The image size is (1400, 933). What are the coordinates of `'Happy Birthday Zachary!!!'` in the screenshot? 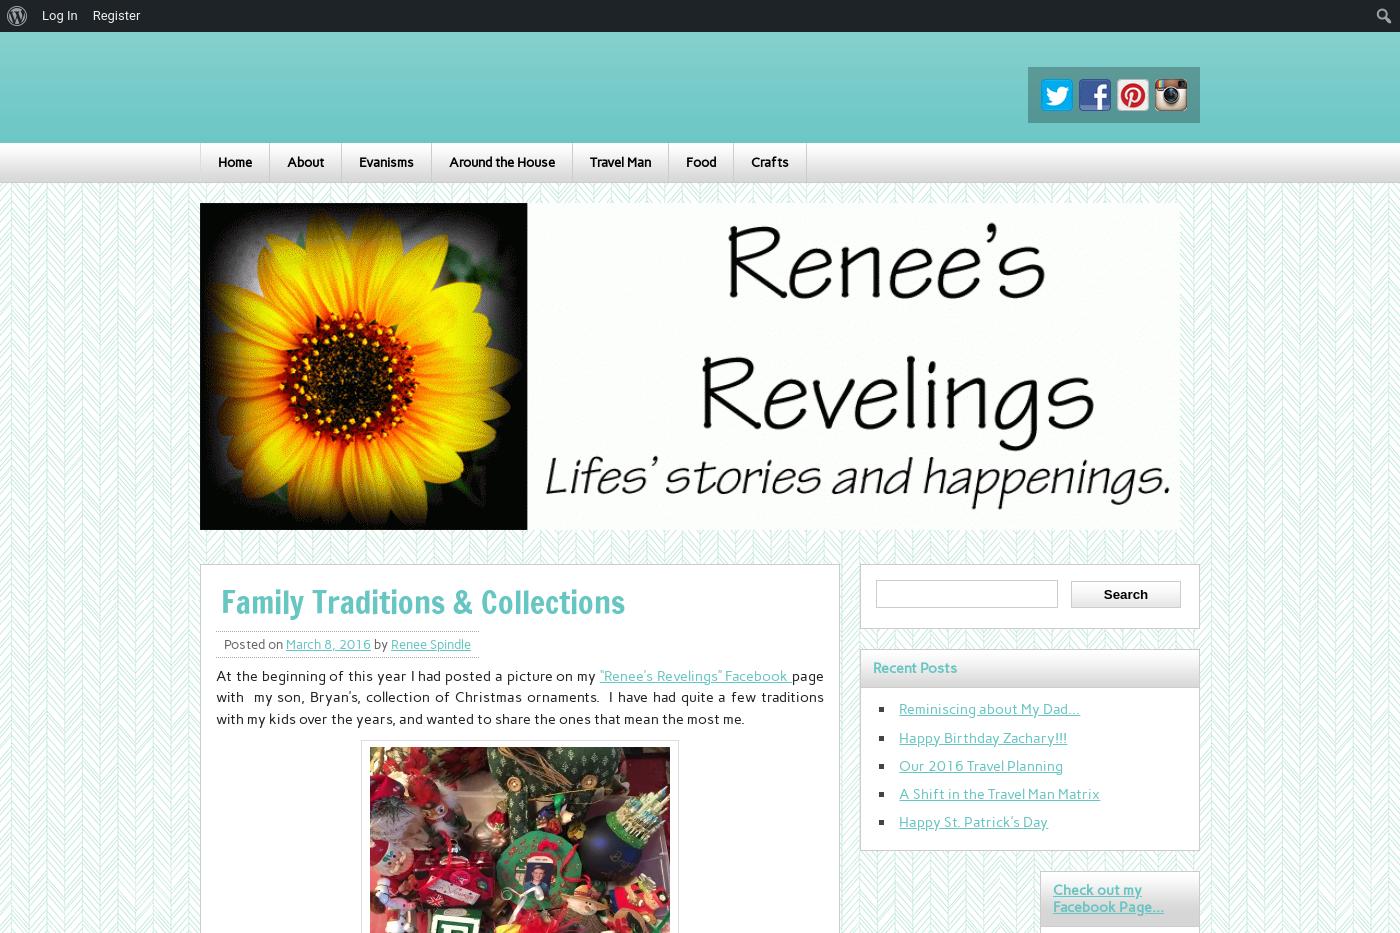 It's located at (982, 735).